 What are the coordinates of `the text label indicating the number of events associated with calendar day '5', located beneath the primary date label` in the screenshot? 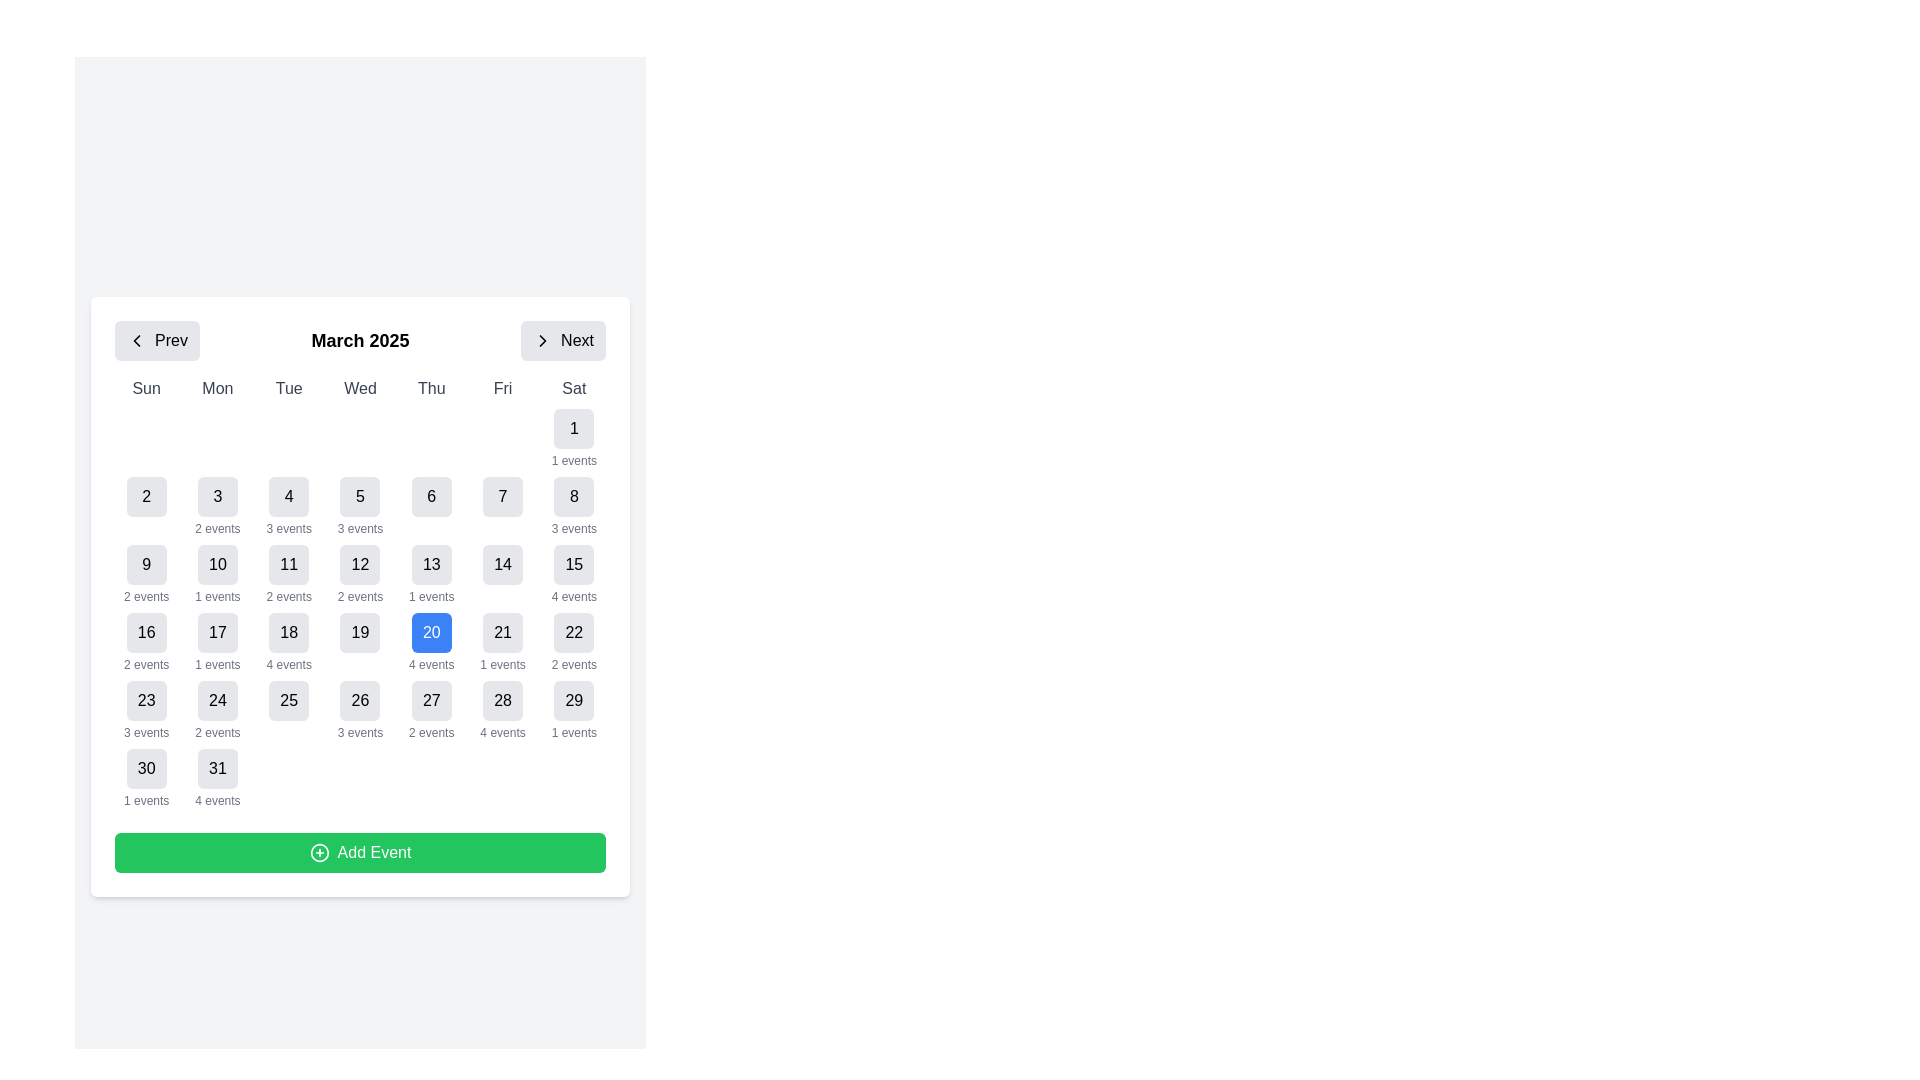 It's located at (360, 527).